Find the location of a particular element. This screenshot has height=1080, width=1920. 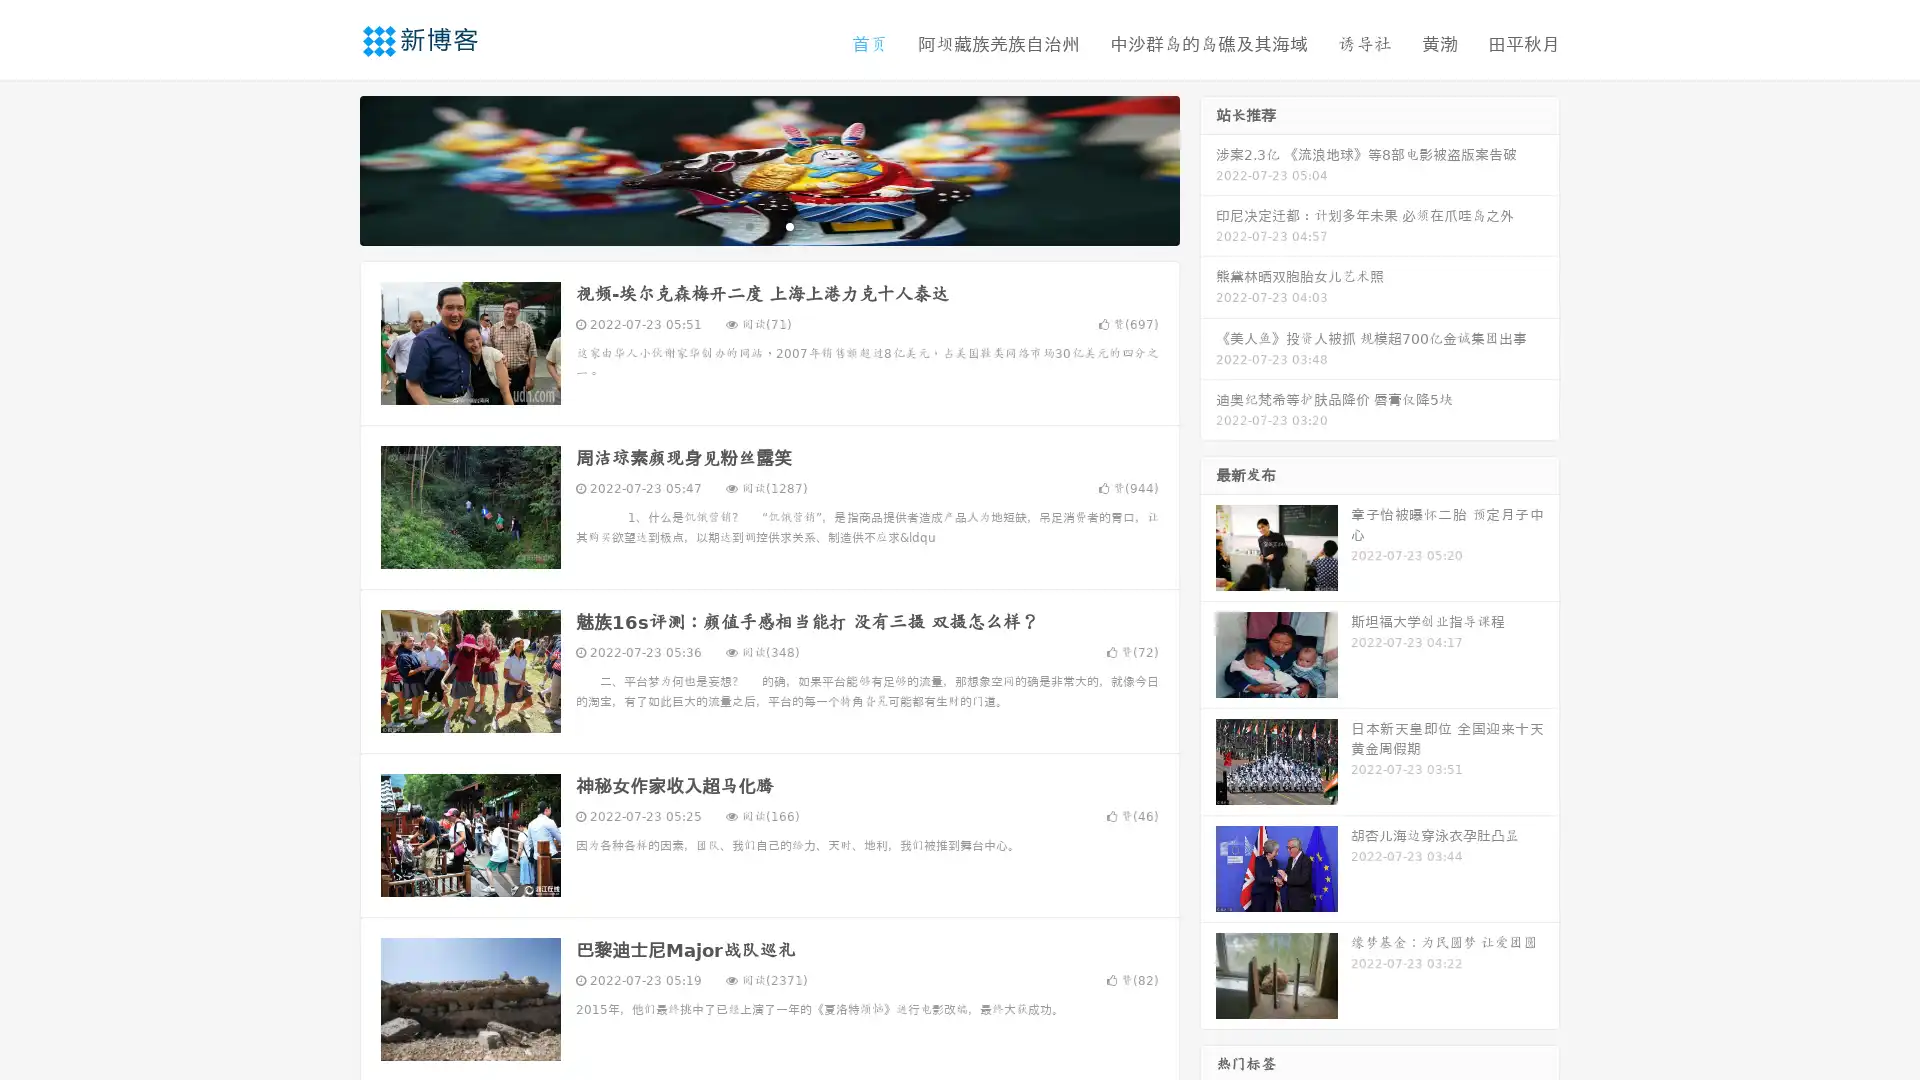

Go to slide 2 is located at coordinates (768, 225).